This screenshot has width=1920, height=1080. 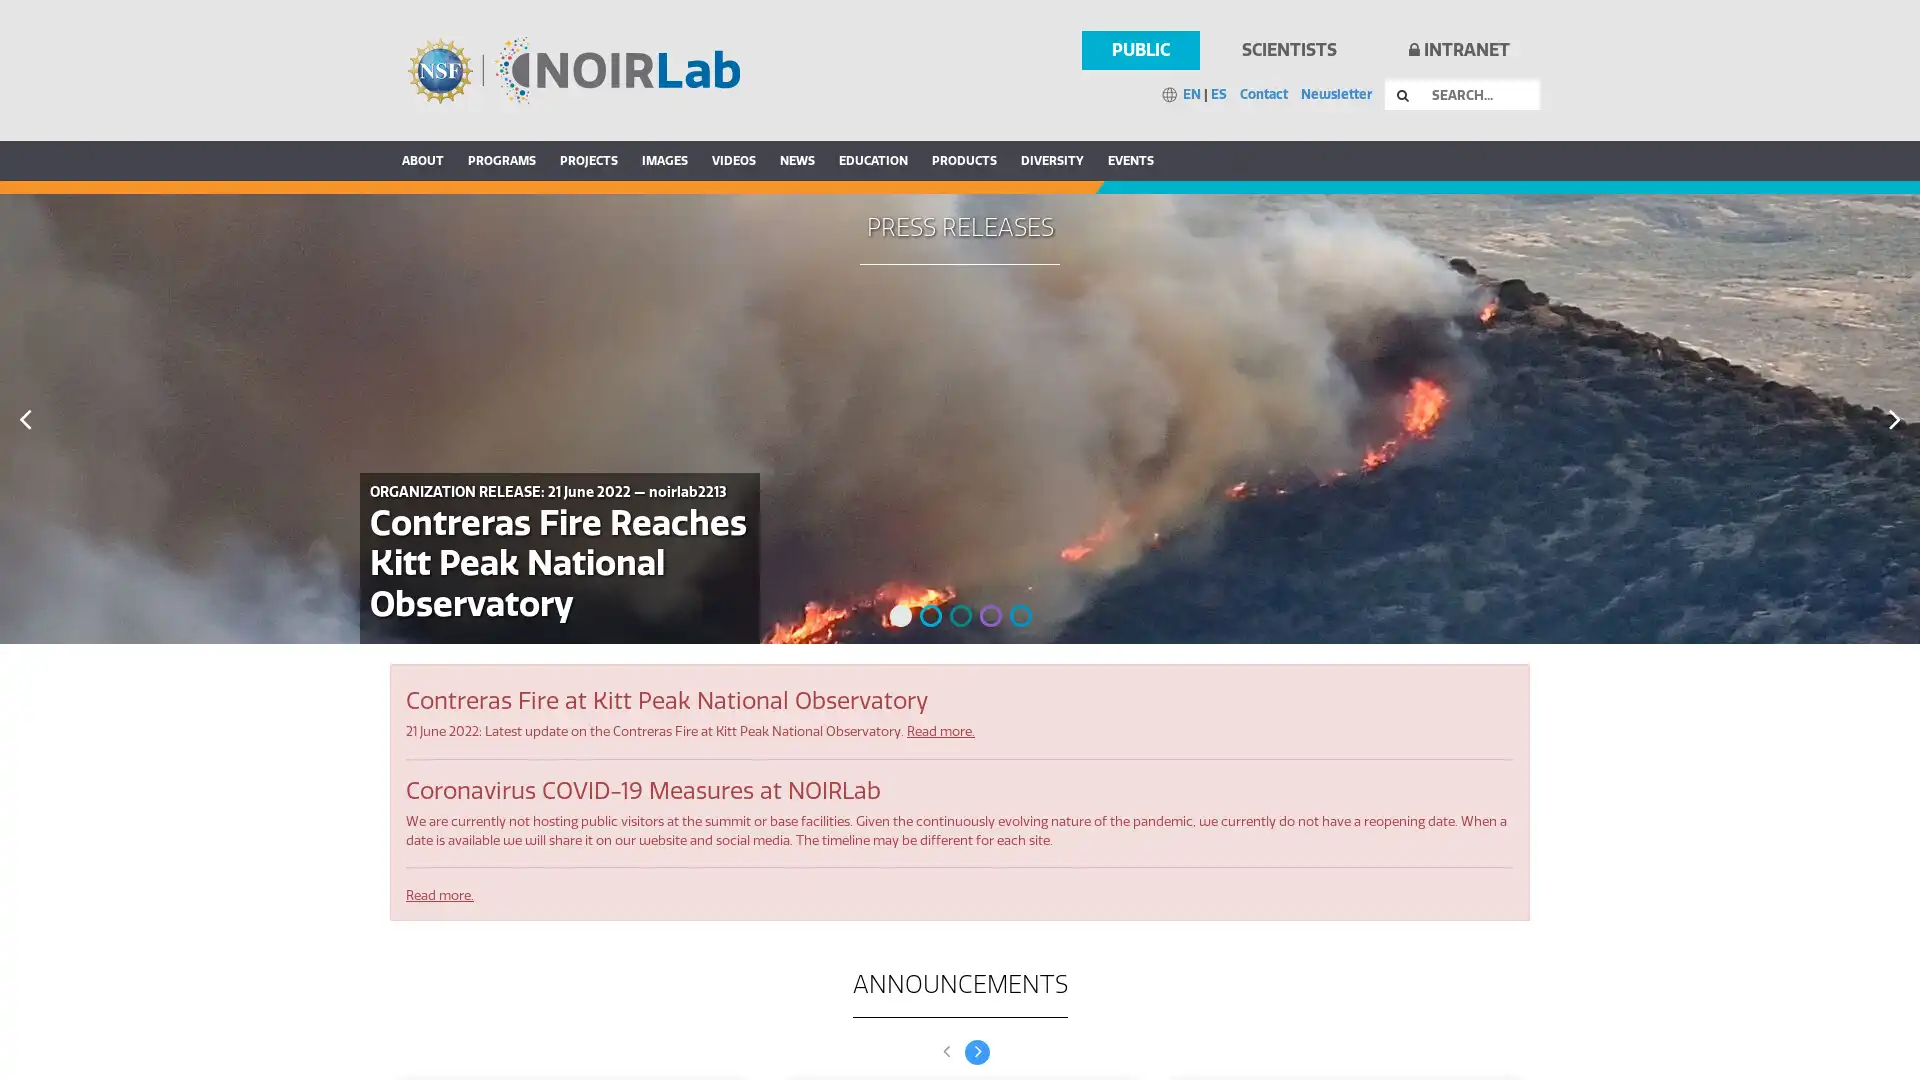 What do you see at coordinates (1458, 49) in the screenshot?
I see `INTRANET` at bounding box center [1458, 49].